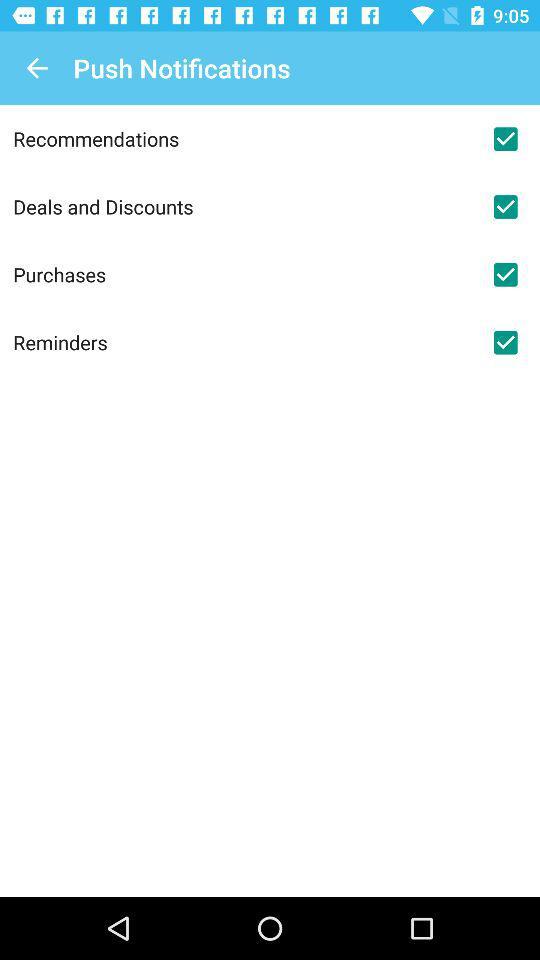 The height and width of the screenshot is (960, 540). I want to click on reminders, so click(504, 342).